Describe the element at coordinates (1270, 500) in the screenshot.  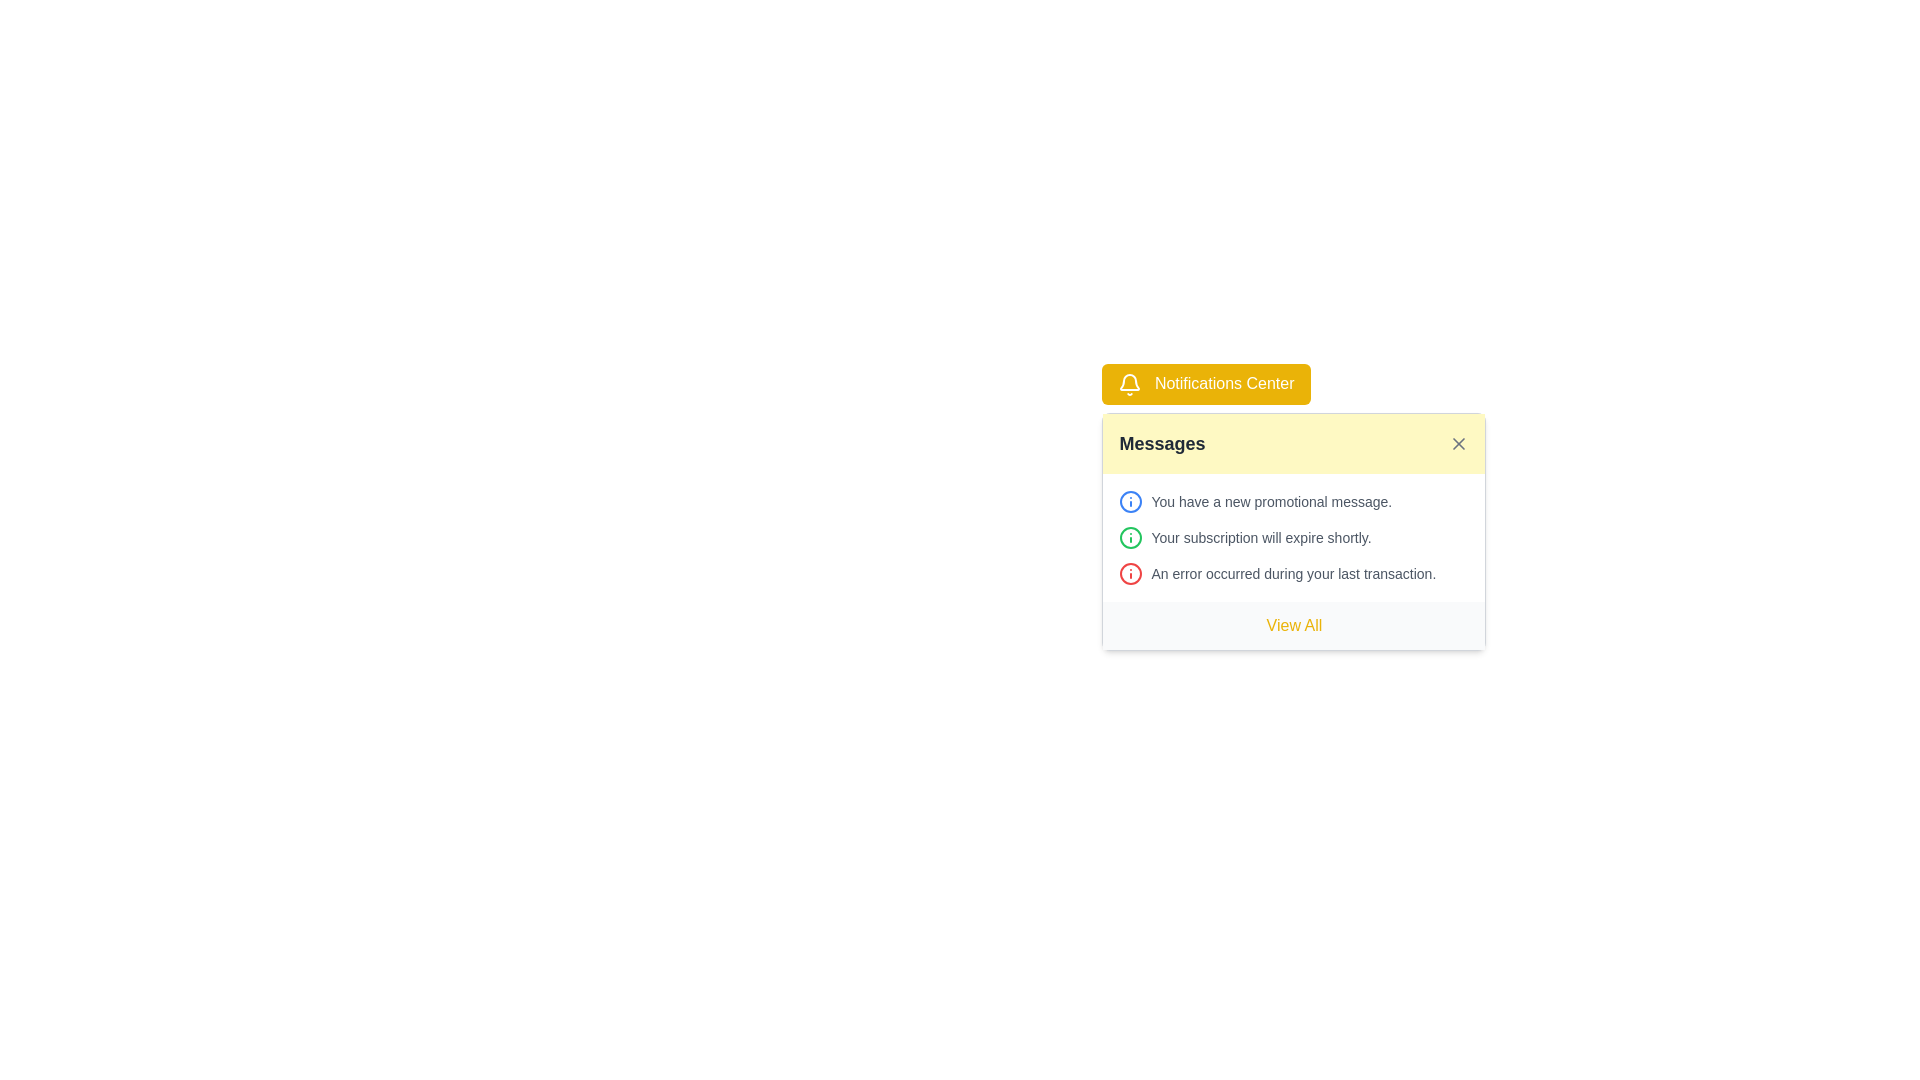
I see `the text display that conveys notifications about new promotional messages, located under the 'Messages' header in the notifications display` at that location.